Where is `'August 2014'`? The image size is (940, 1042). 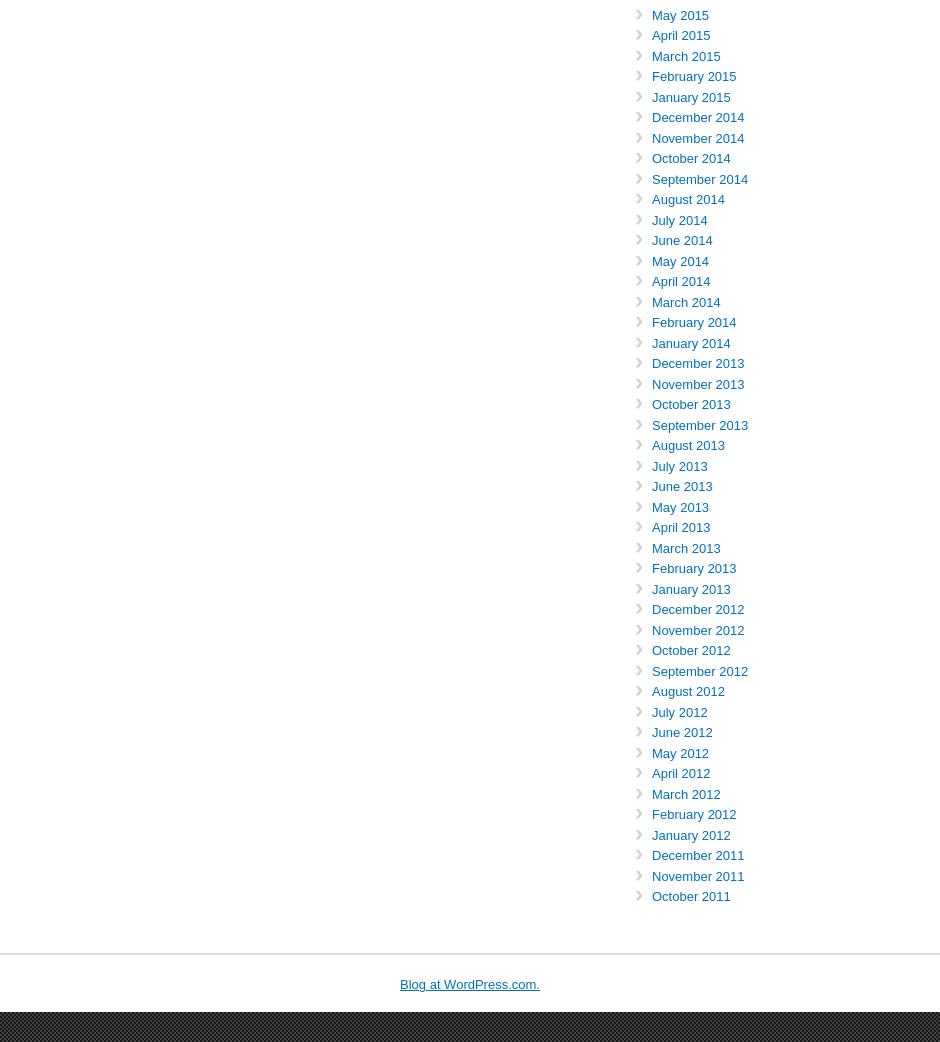 'August 2014' is located at coordinates (687, 198).